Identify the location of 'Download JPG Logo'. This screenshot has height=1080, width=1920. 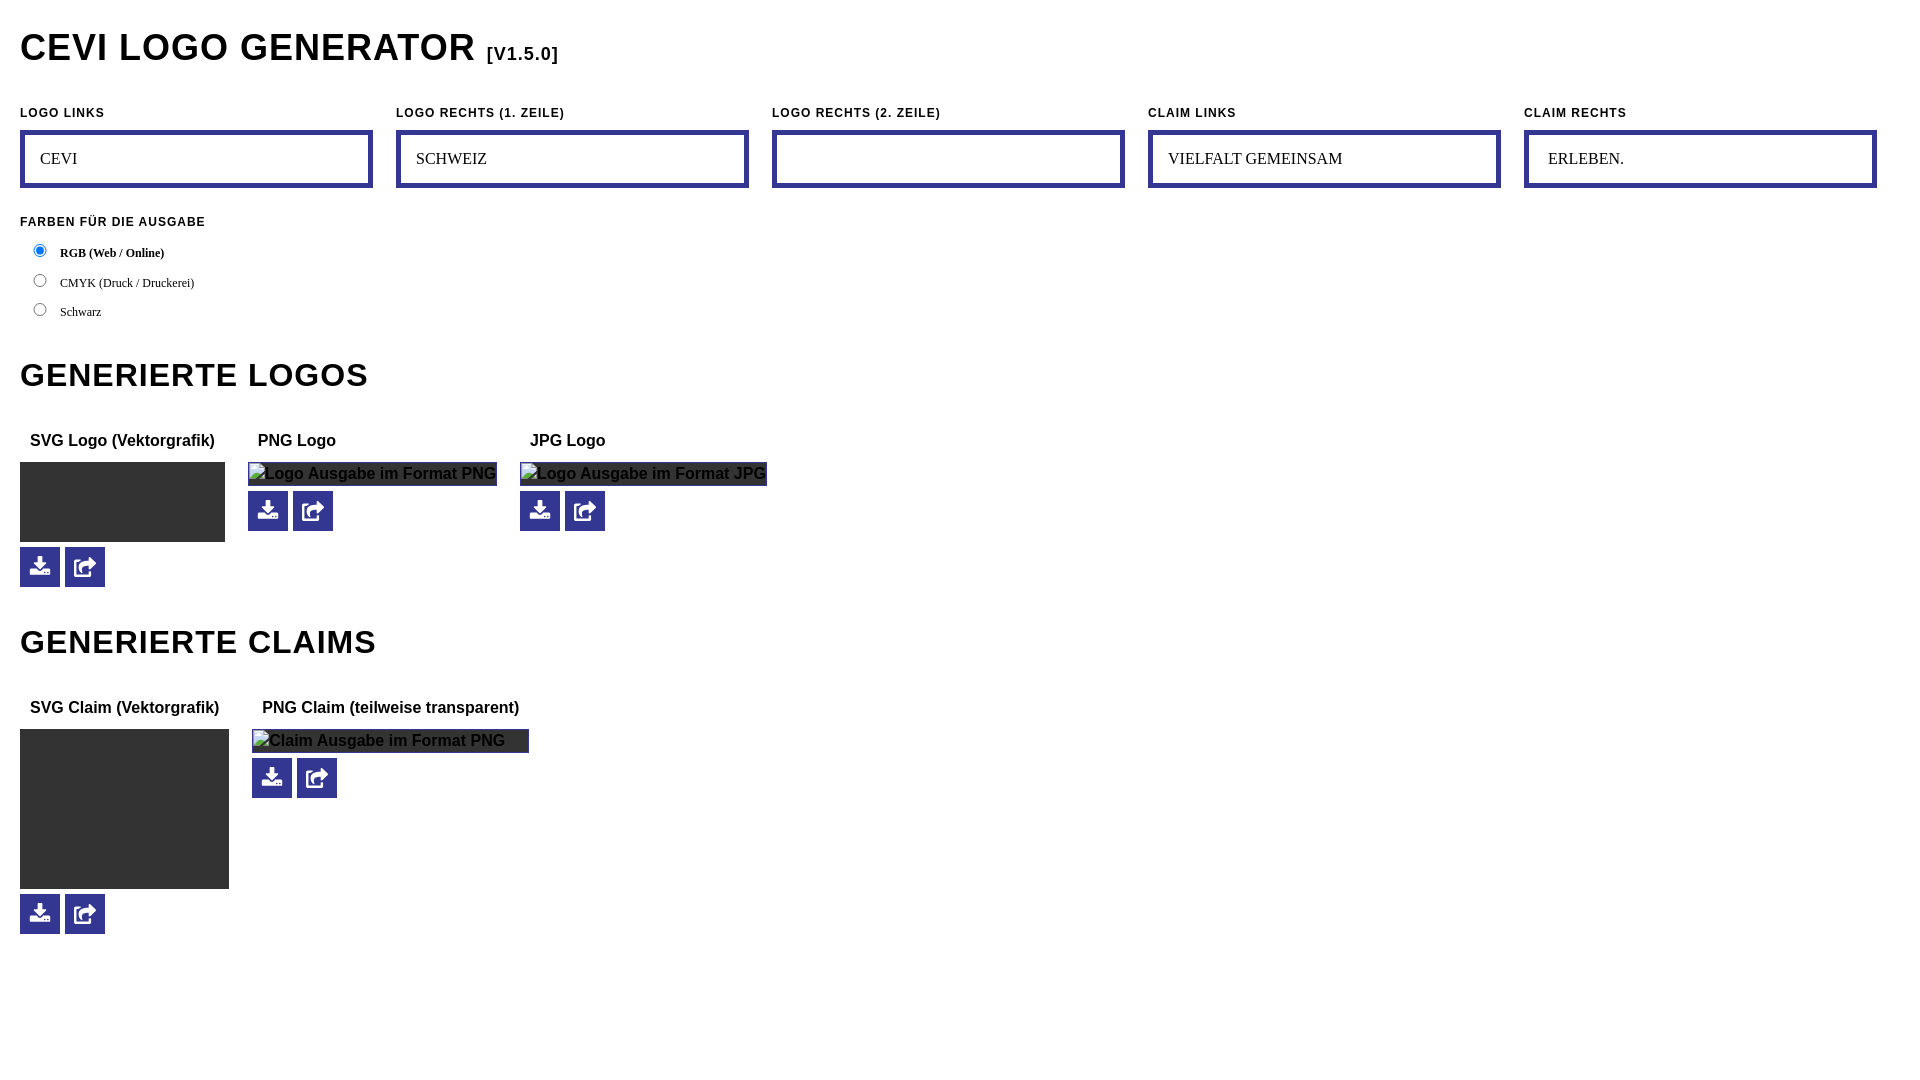
(539, 508).